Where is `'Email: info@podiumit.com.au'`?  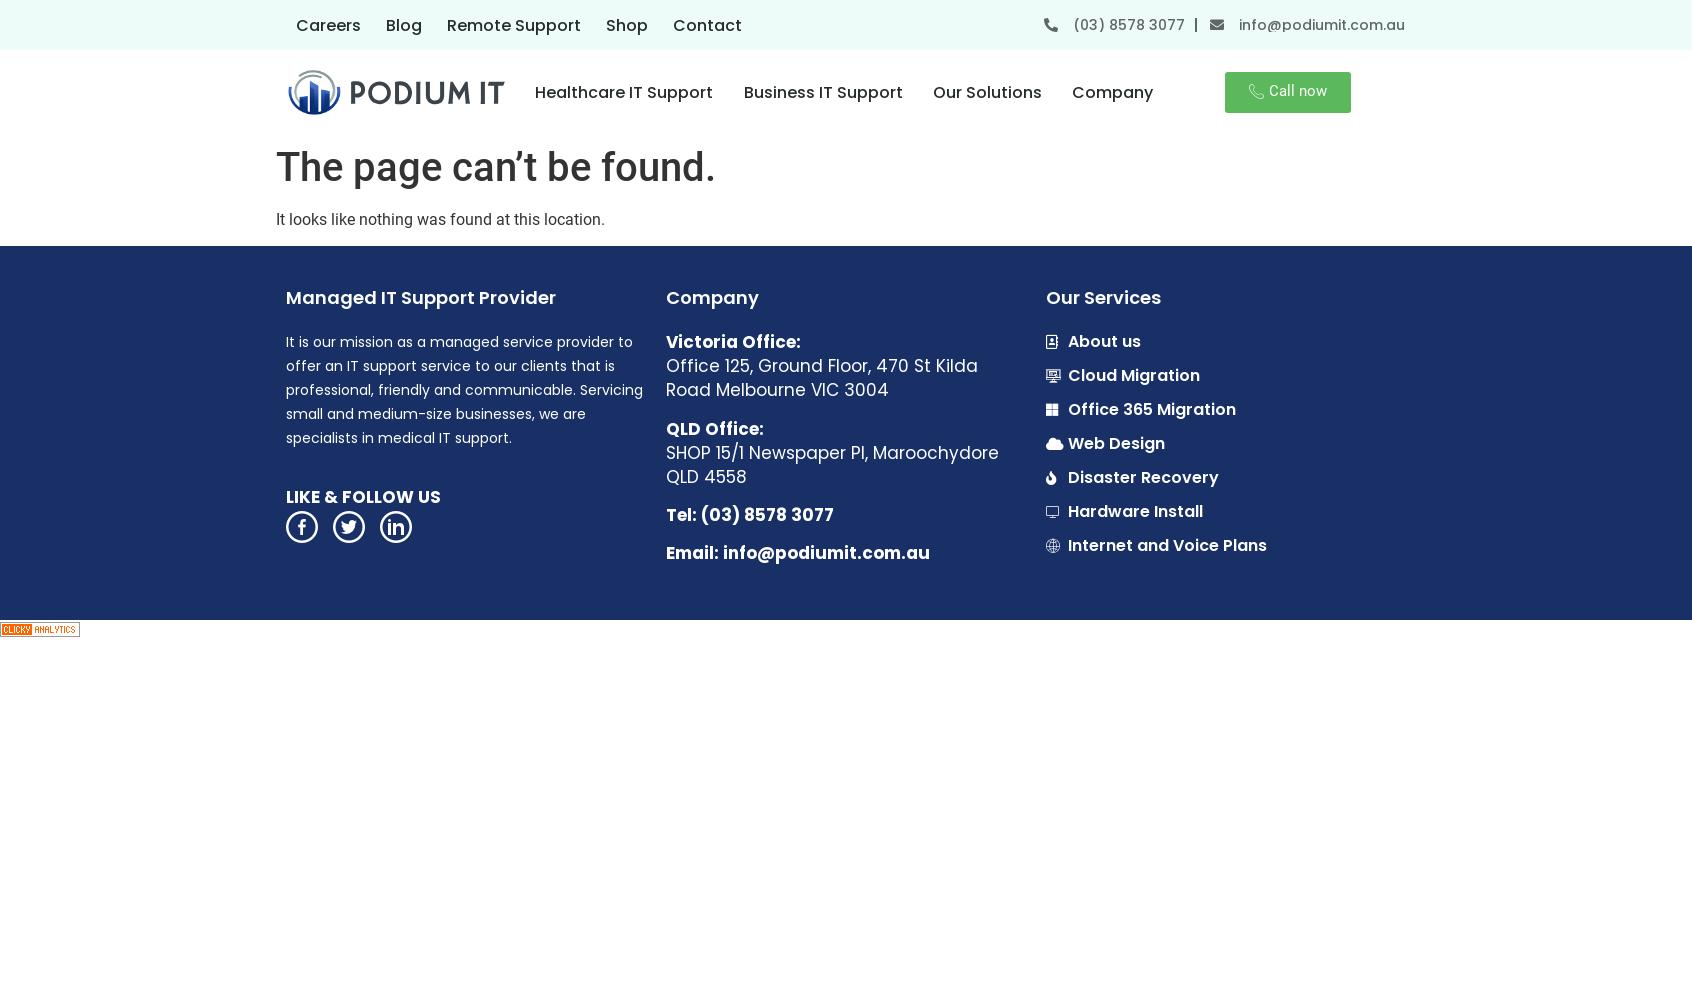 'Email: info@podiumit.com.au' is located at coordinates (664, 553).